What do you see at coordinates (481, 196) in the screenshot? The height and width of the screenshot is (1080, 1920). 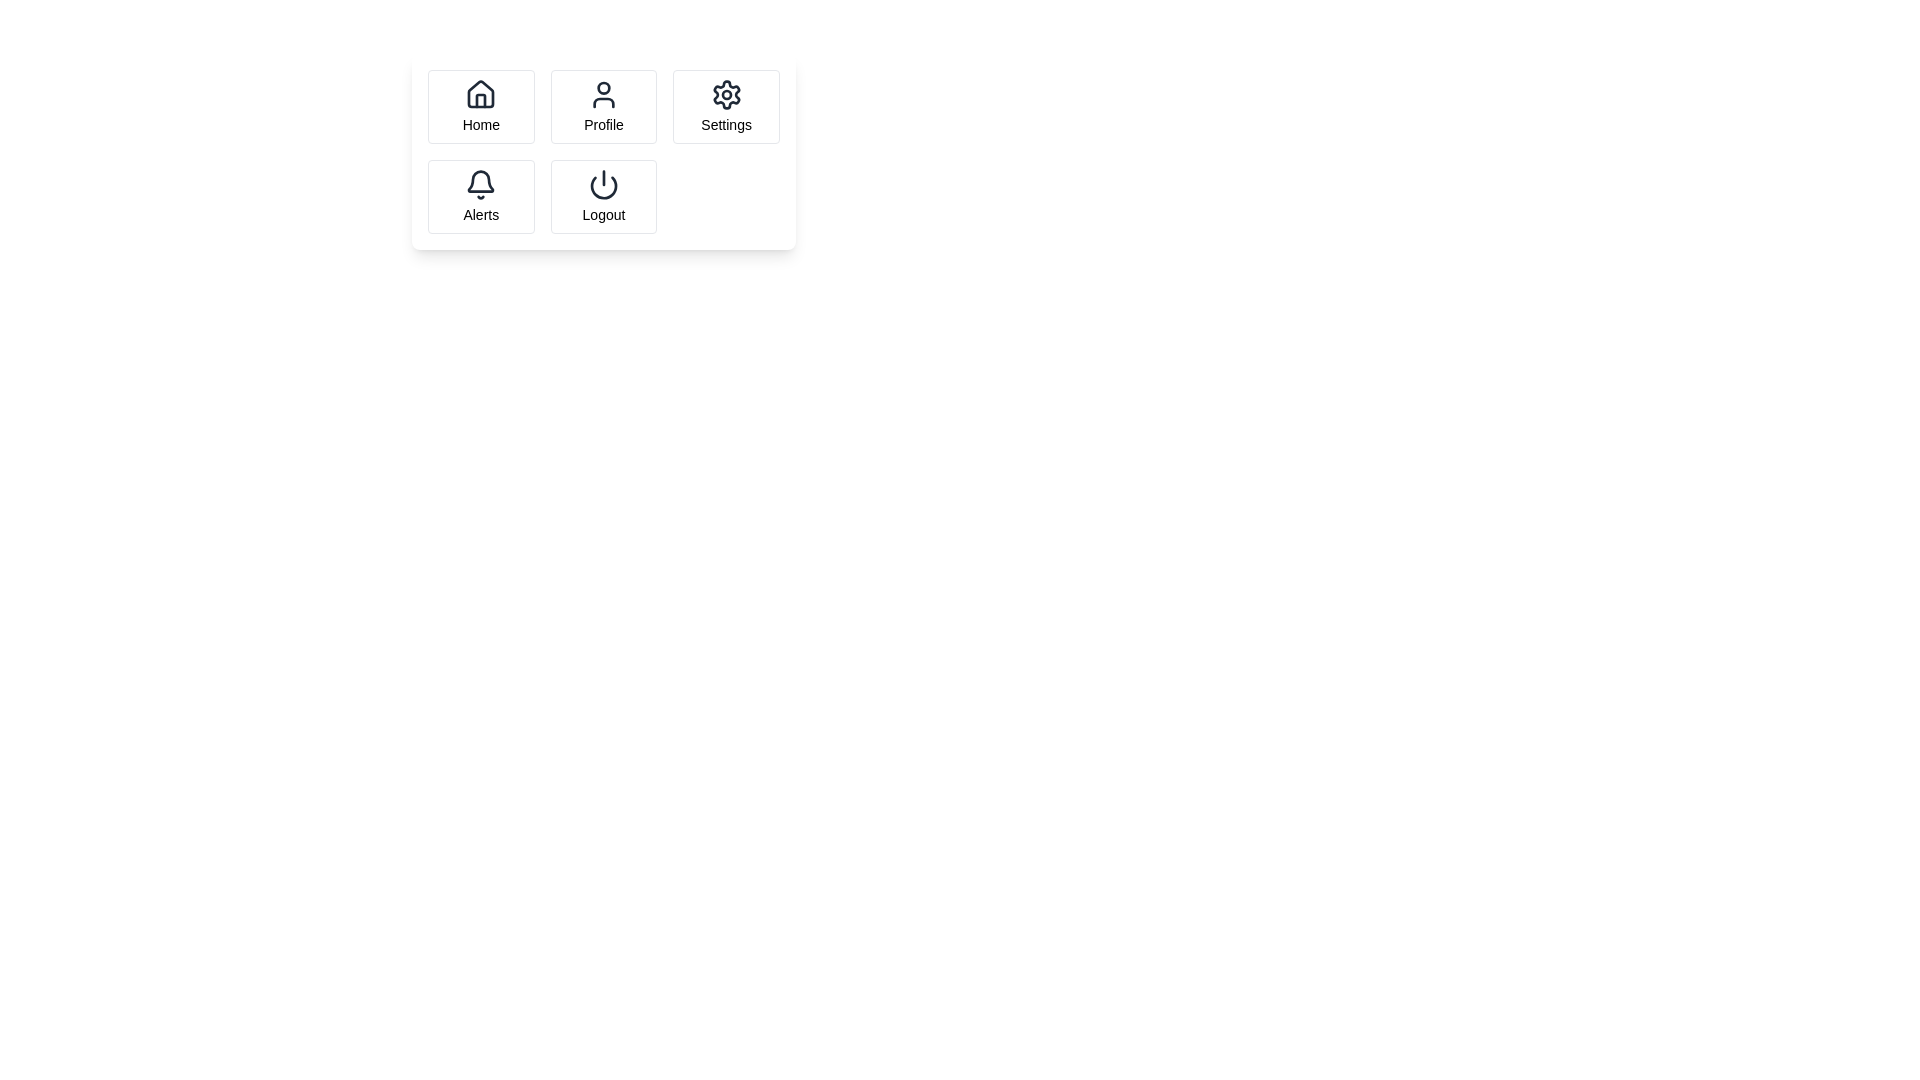 I see `the Button with an icon and text located in the bottom-left corner of the grid, which navigates to the notifications or alerts section` at bounding box center [481, 196].